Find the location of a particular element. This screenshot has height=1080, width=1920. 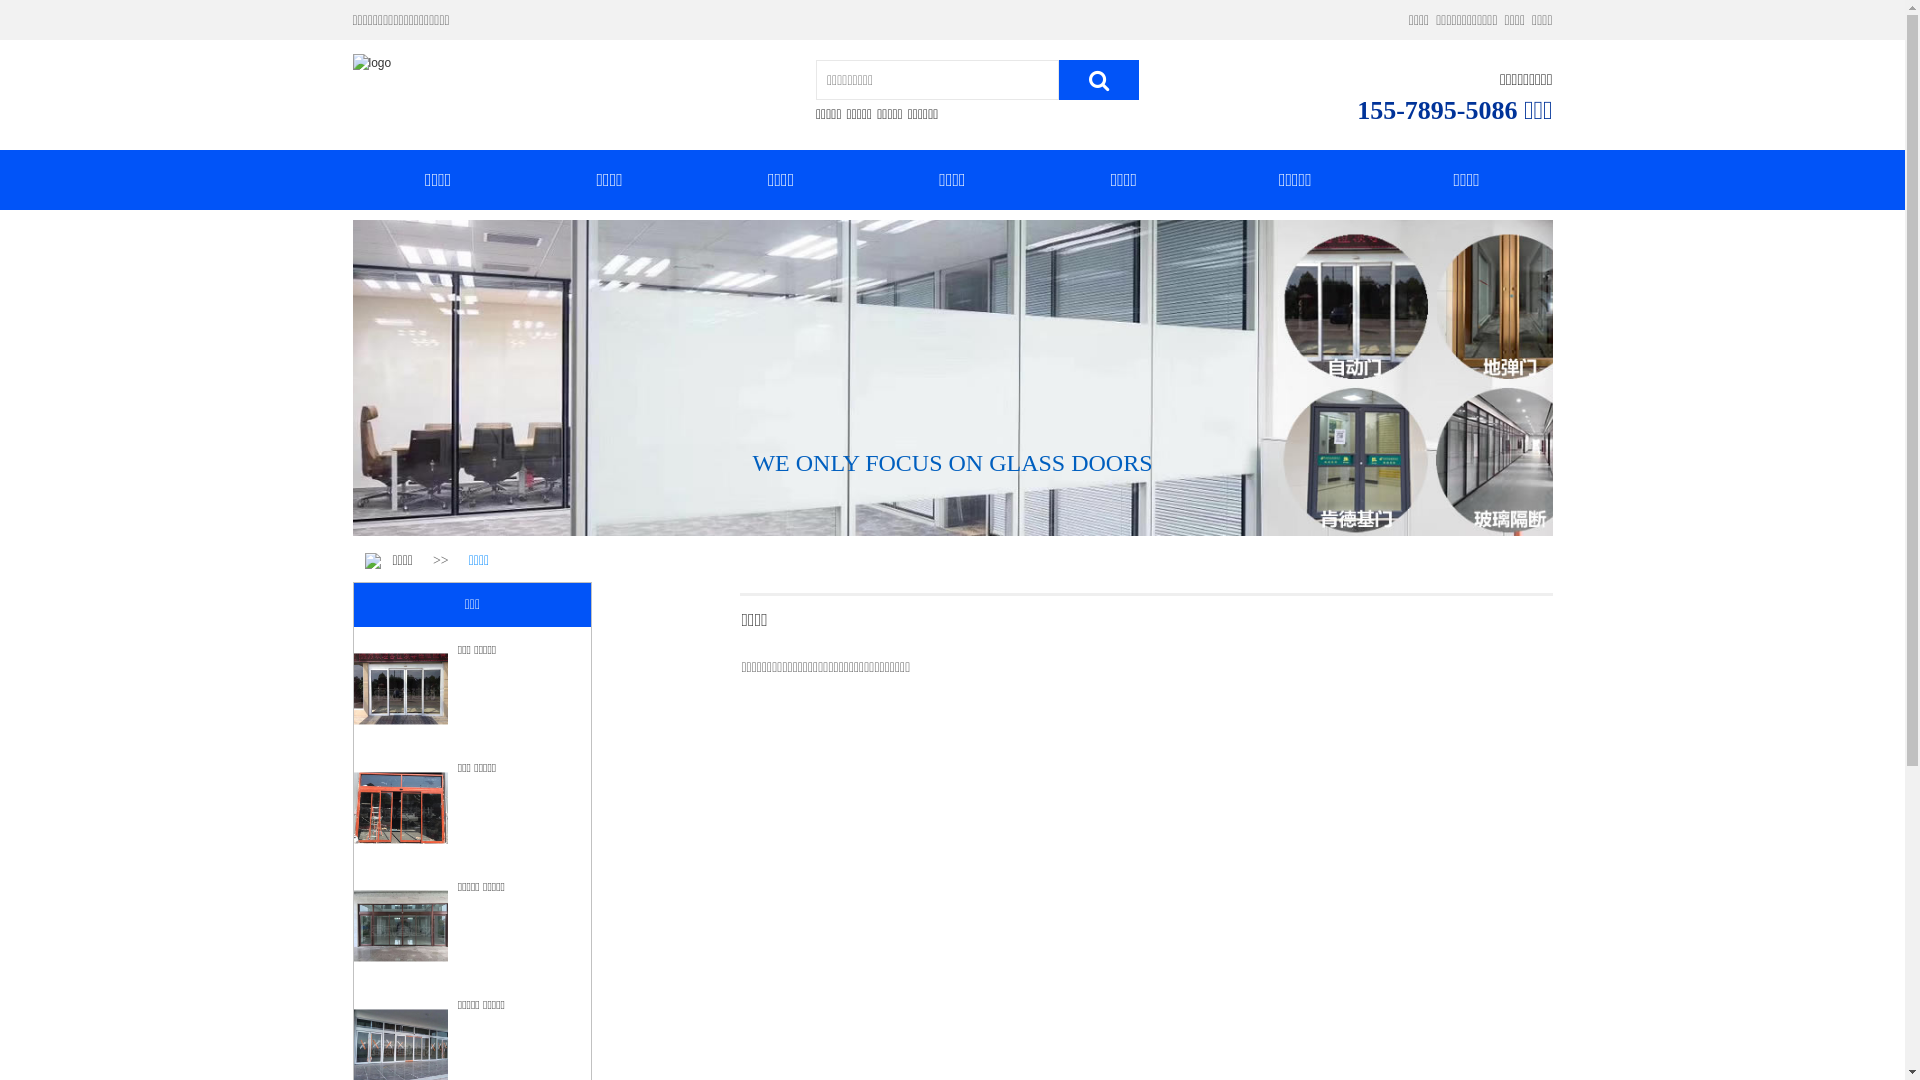

'WE ONLY FOCUS ON GLASS DOORS' is located at coordinates (751, 462).